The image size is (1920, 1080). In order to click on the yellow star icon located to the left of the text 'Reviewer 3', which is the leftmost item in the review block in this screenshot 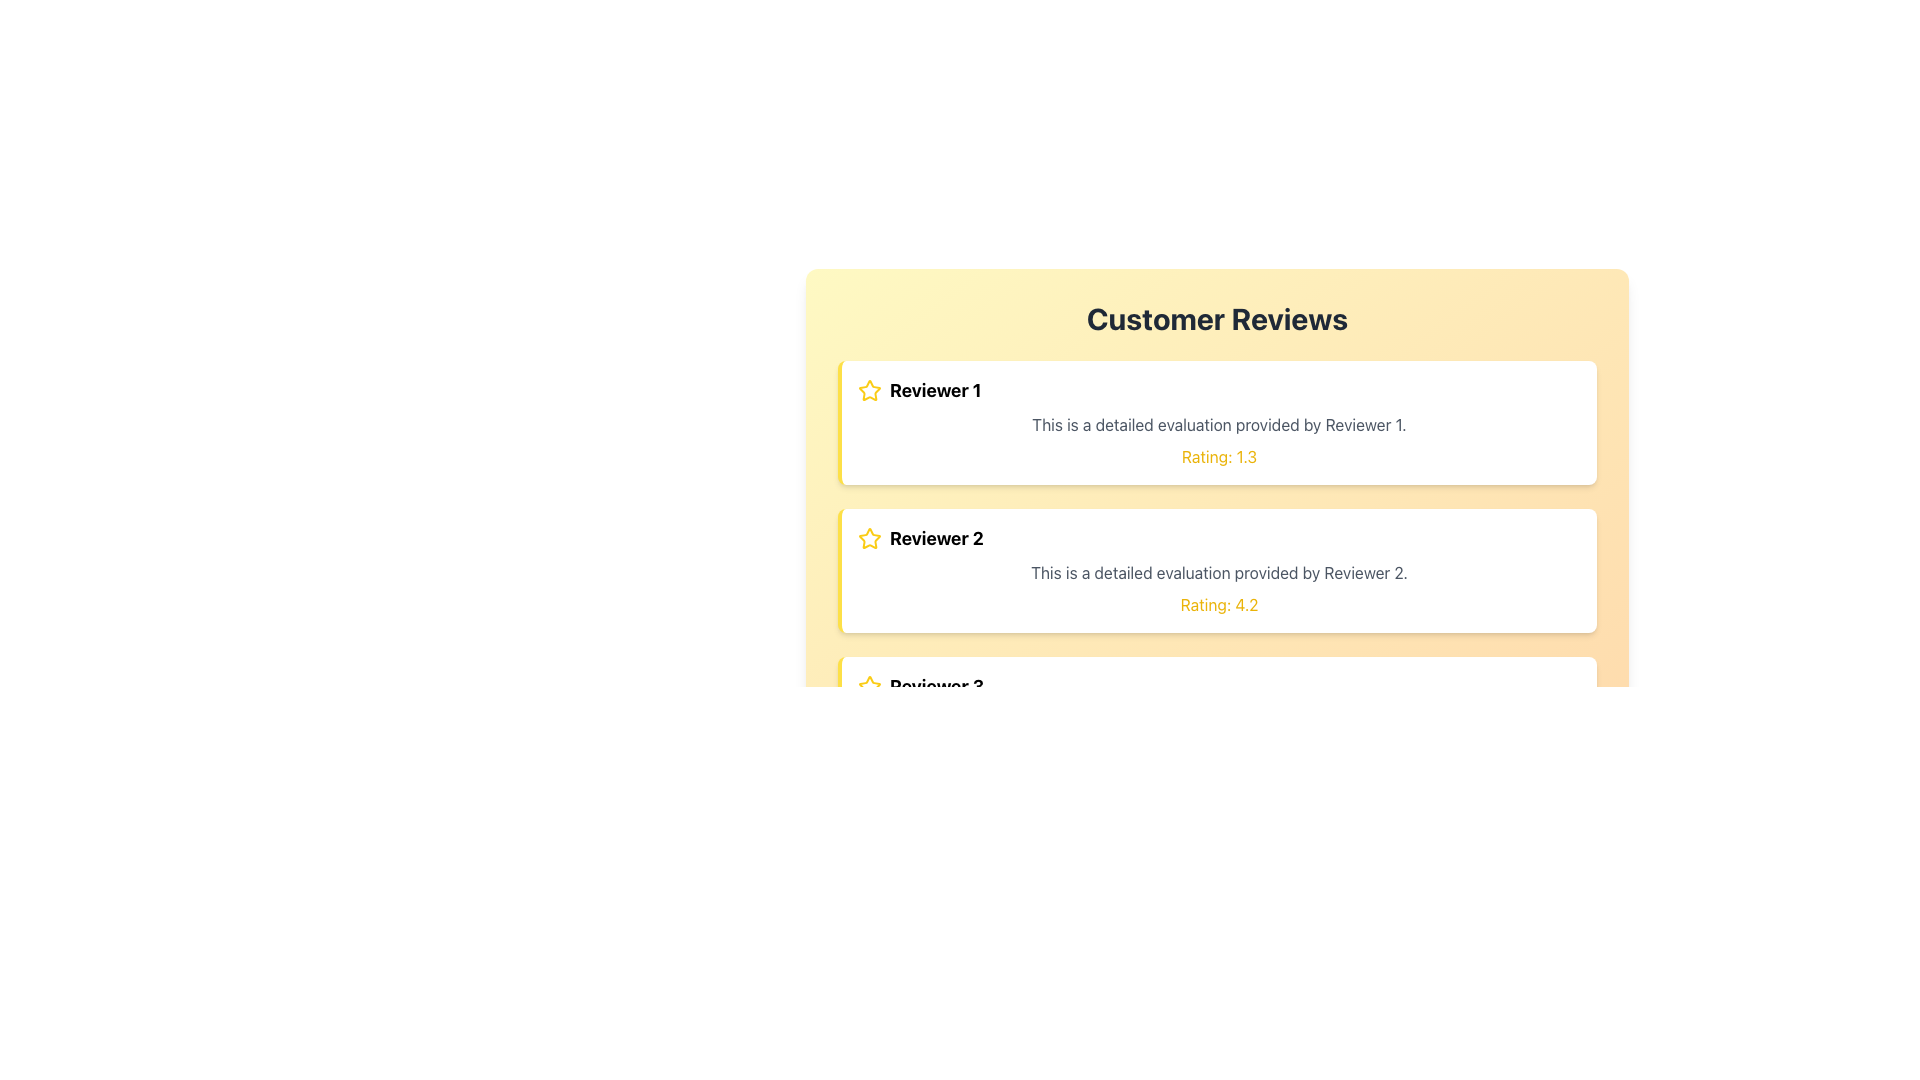, I will do `click(869, 685)`.